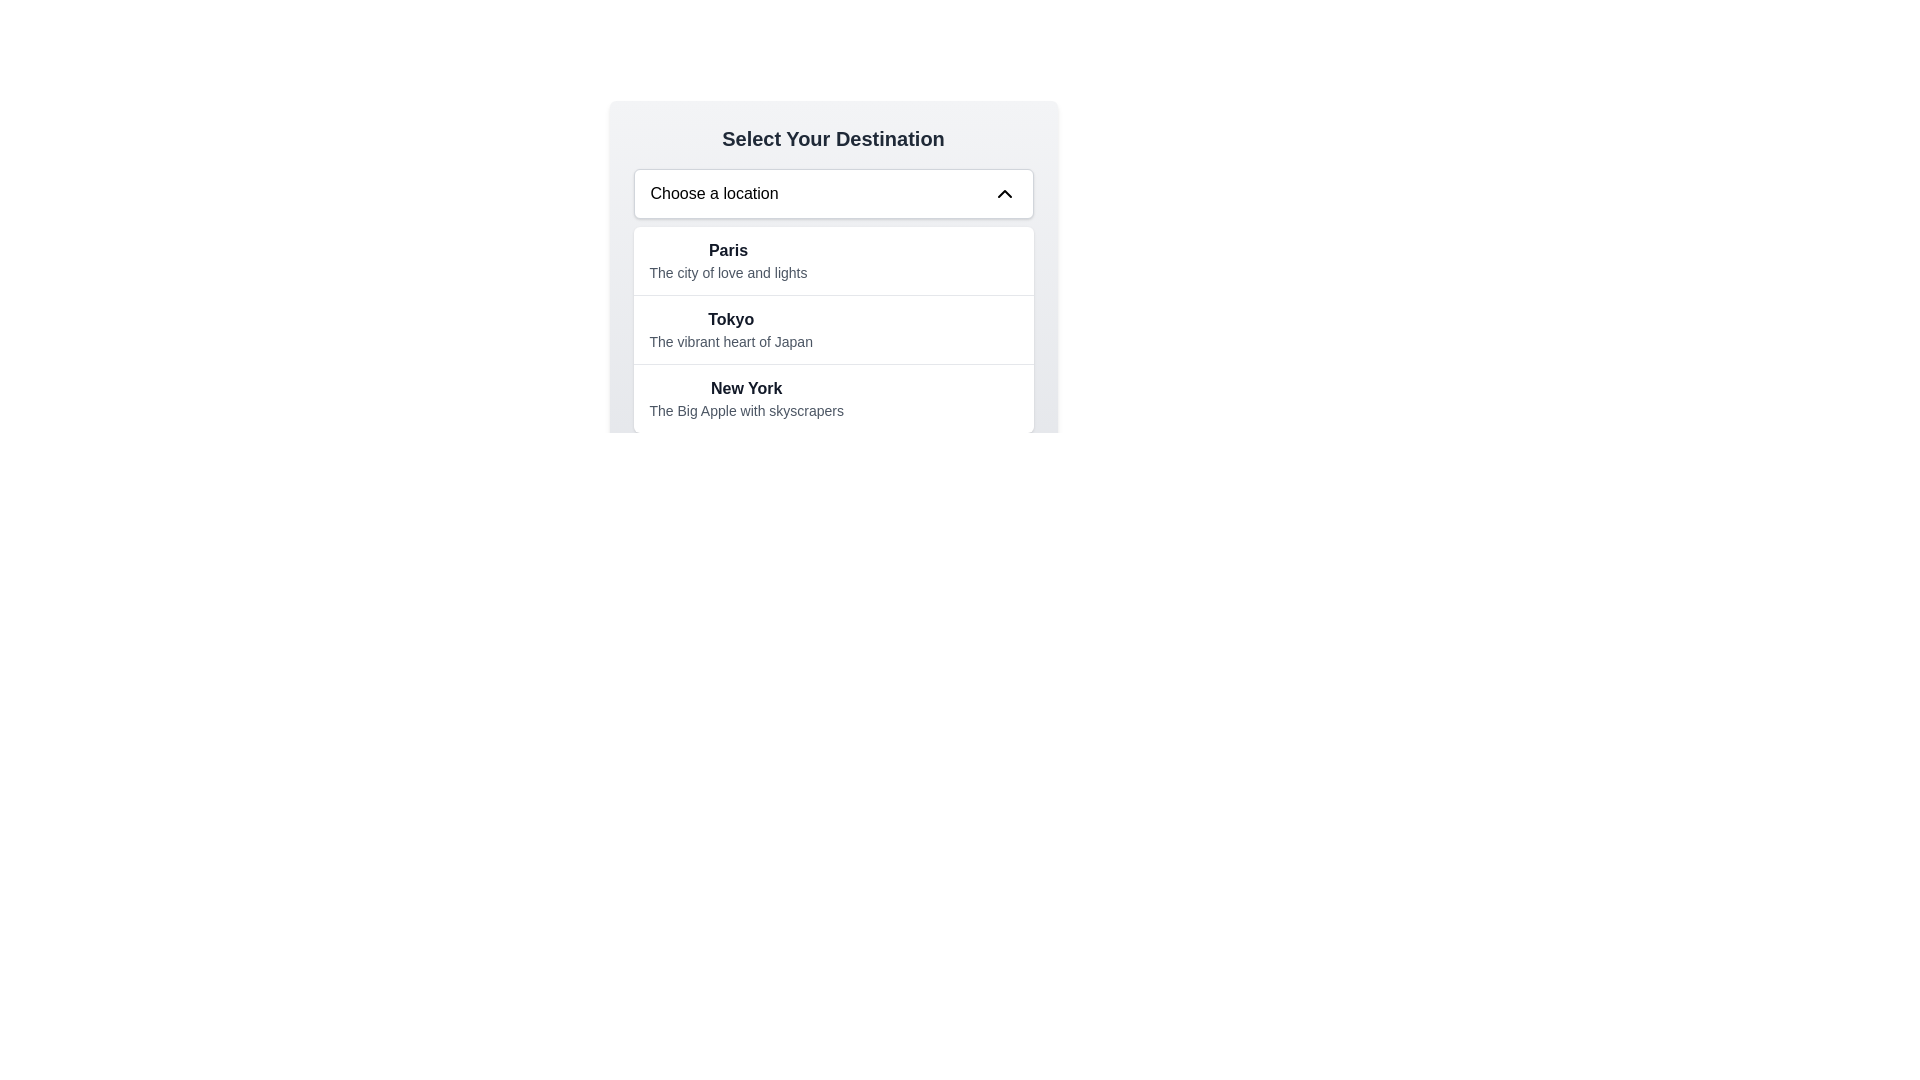  What do you see at coordinates (833, 398) in the screenshot?
I see `the text block that provides information about the destination 'New York,' which includes the tagline 'The Big Apple with skyscrapers.' This text block is the third item in the vertical list under the header 'Select Your Destination.'` at bounding box center [833, 398].